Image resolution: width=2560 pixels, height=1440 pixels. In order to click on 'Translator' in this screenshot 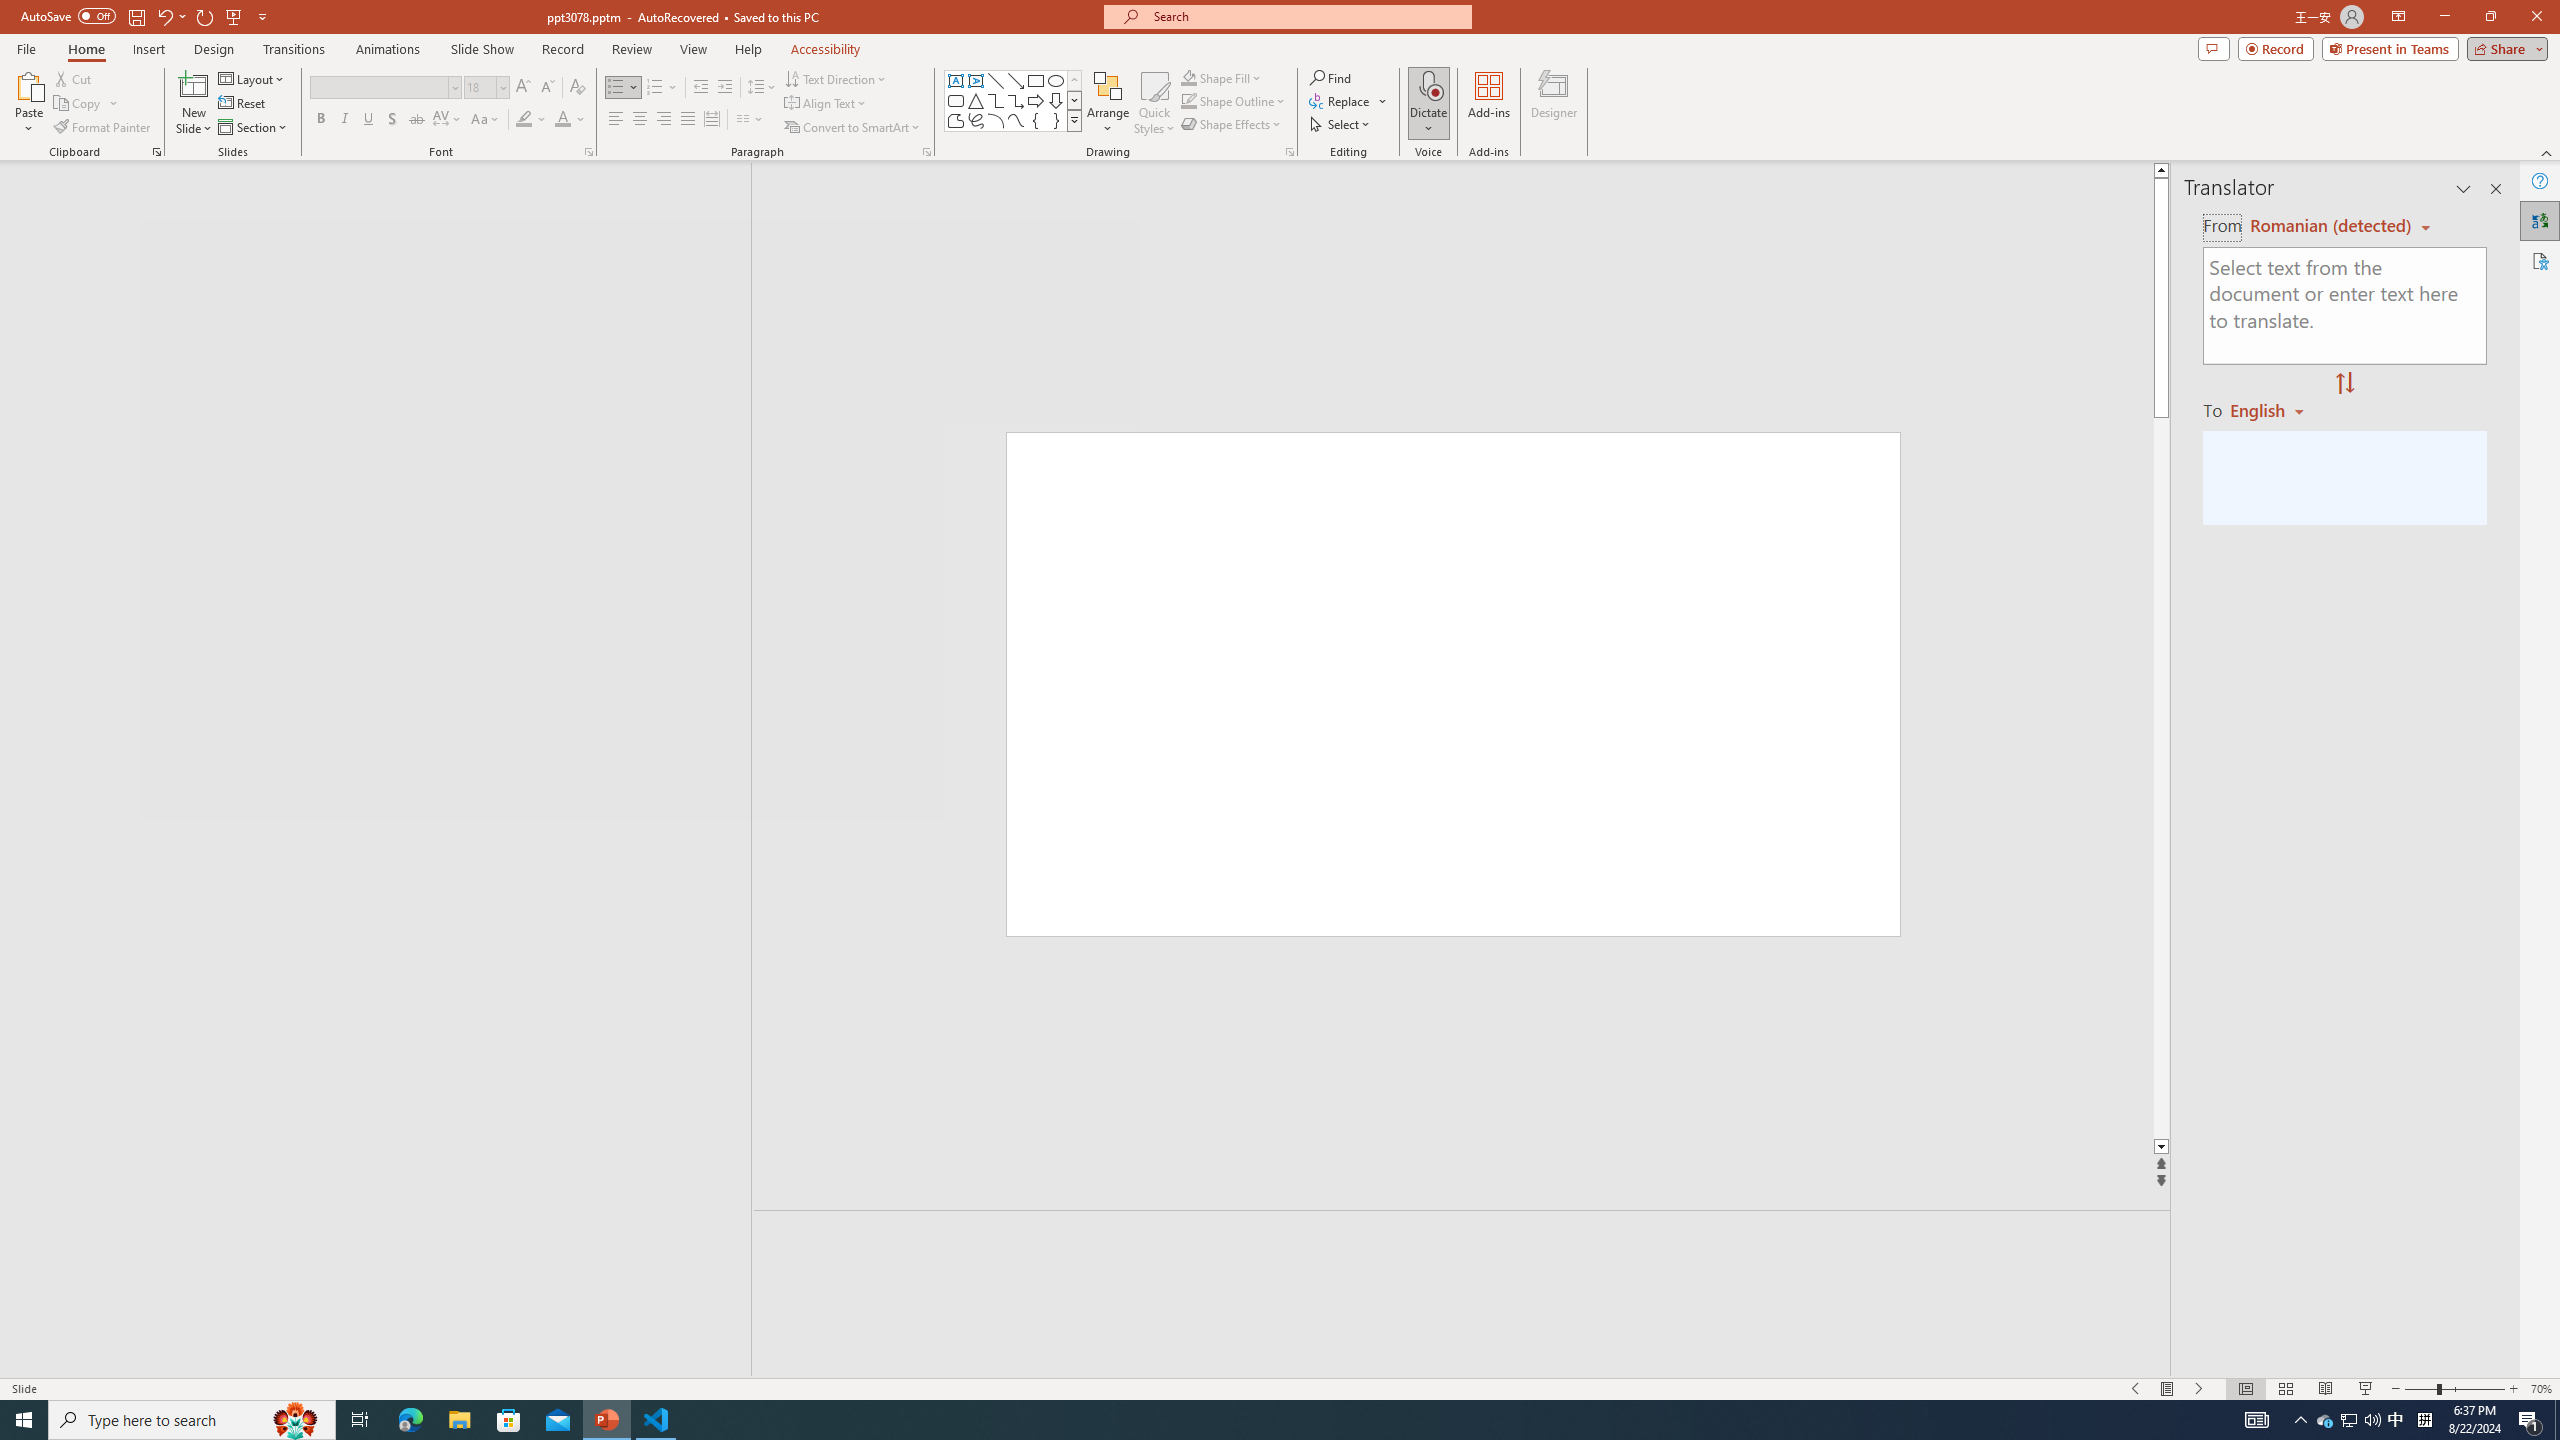, I will do `click(2539, 221)`.